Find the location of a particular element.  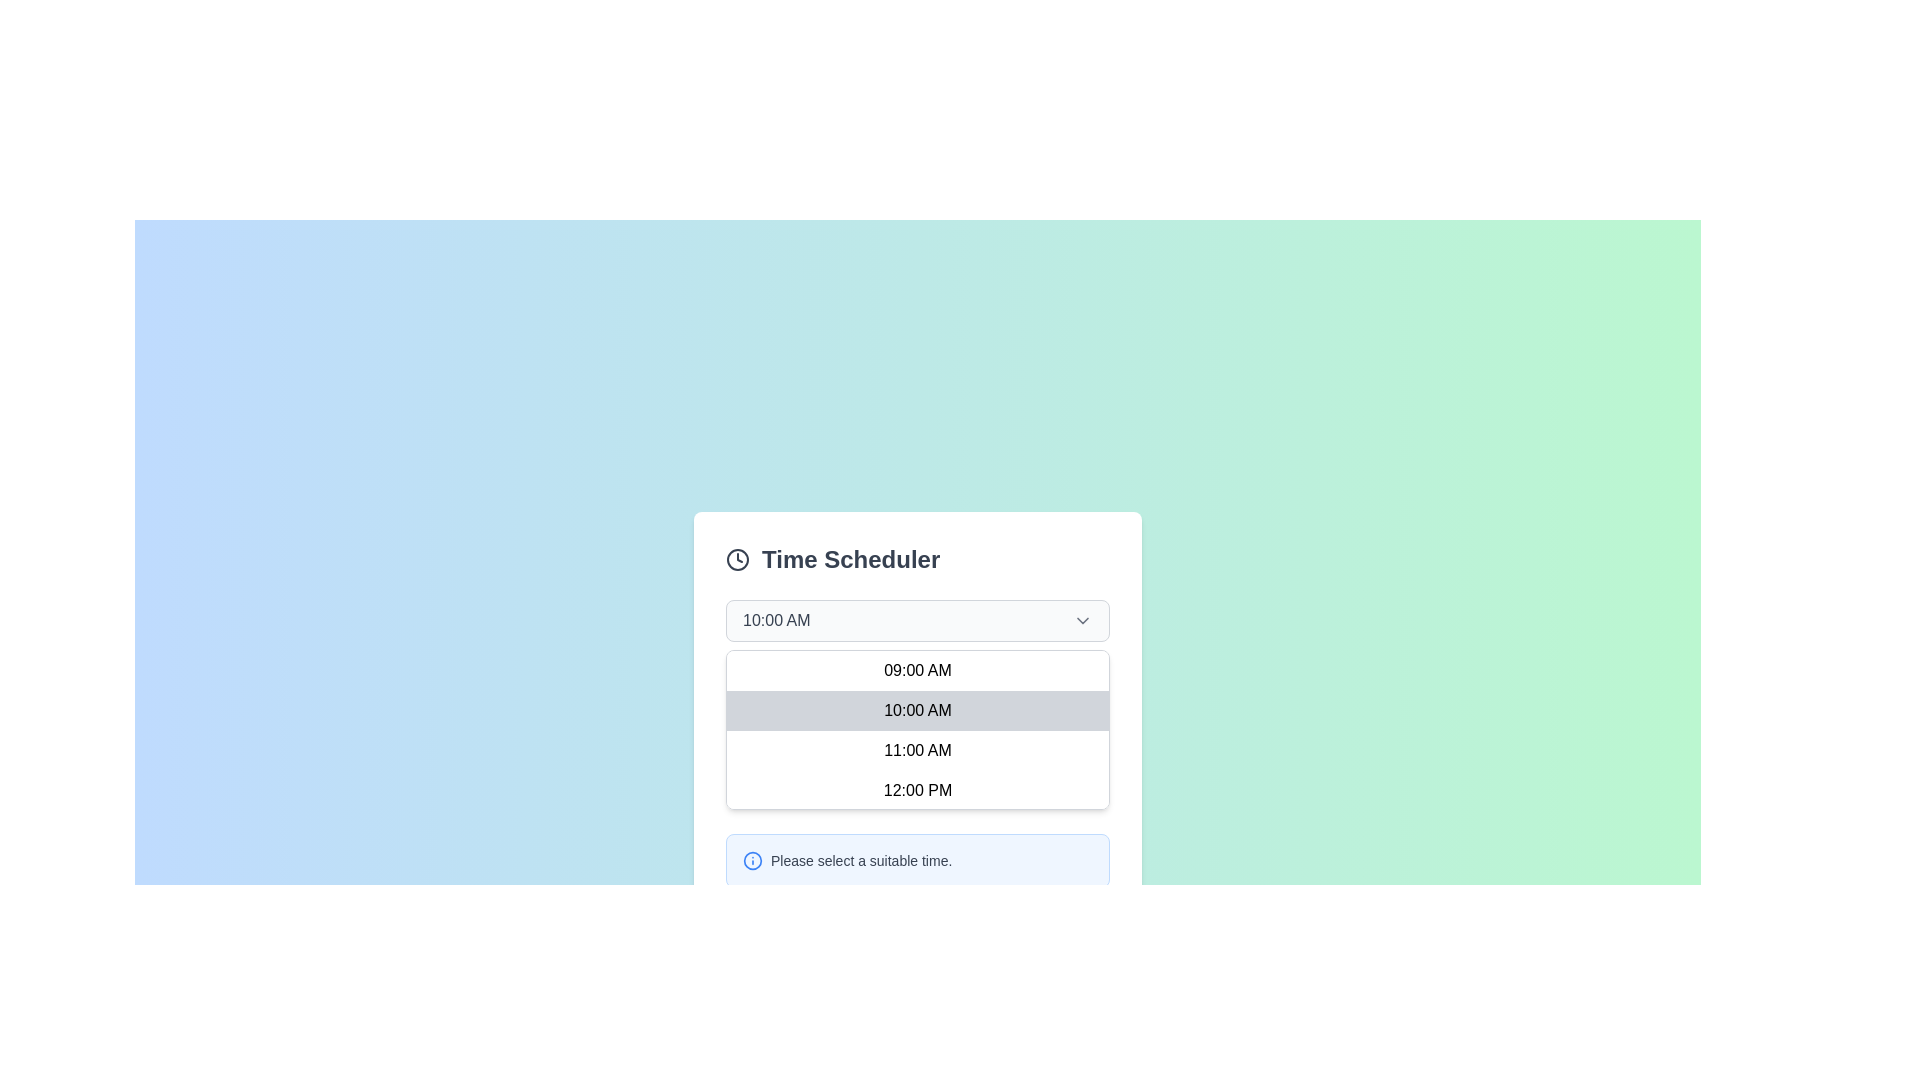

the icon located at the extreme right side of the text field labeled '10:00 AM' in the 'Time Scheduler' interface is located at coordinates (1082, 620).